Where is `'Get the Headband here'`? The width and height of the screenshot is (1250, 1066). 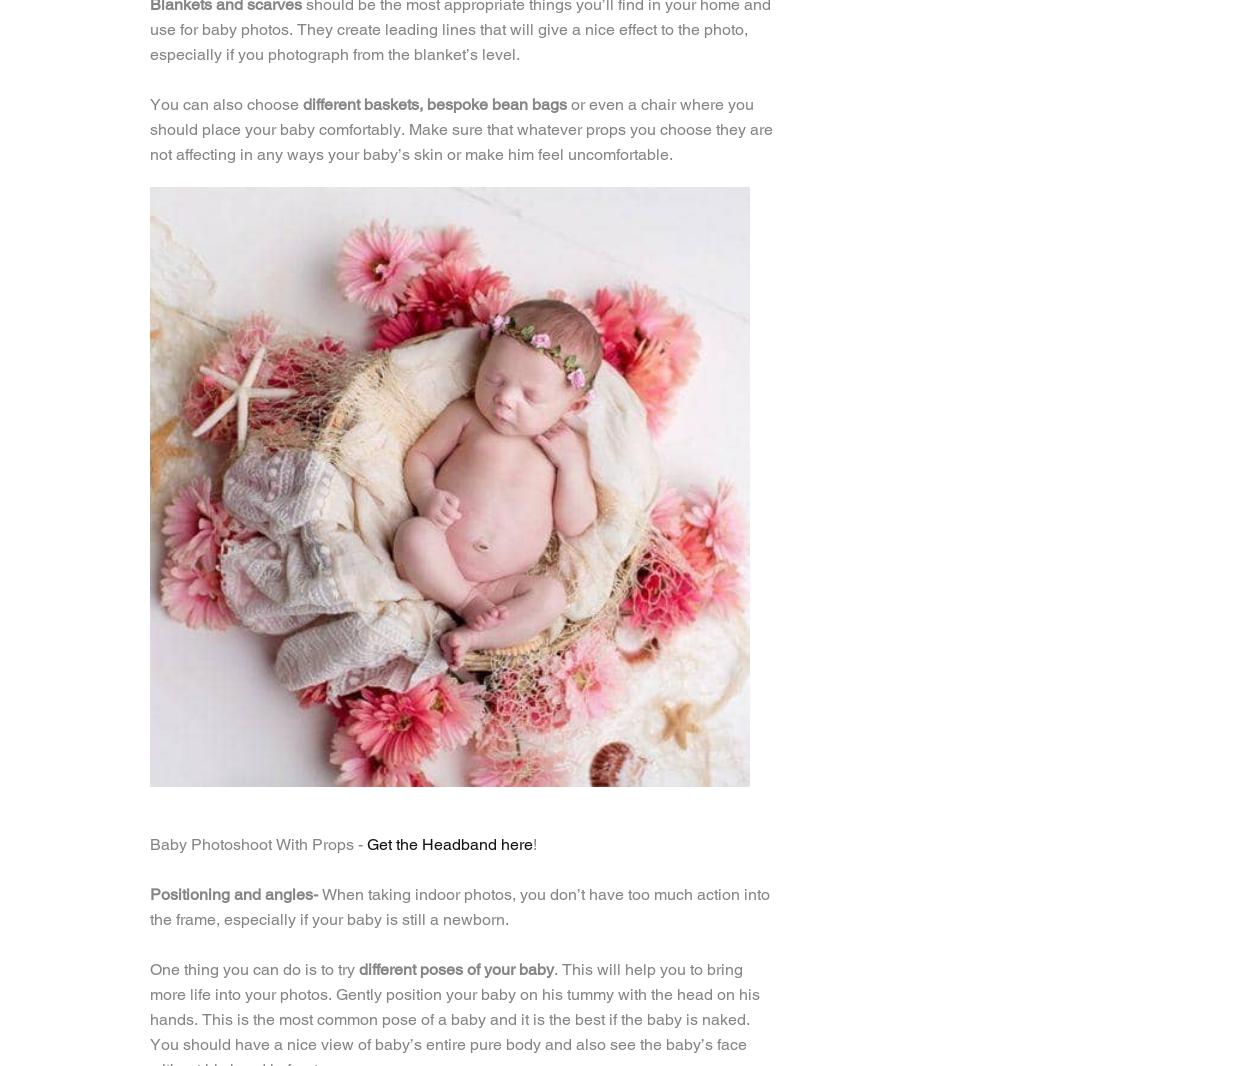
'Get the Headband here' is located at coordinates (449, 844).